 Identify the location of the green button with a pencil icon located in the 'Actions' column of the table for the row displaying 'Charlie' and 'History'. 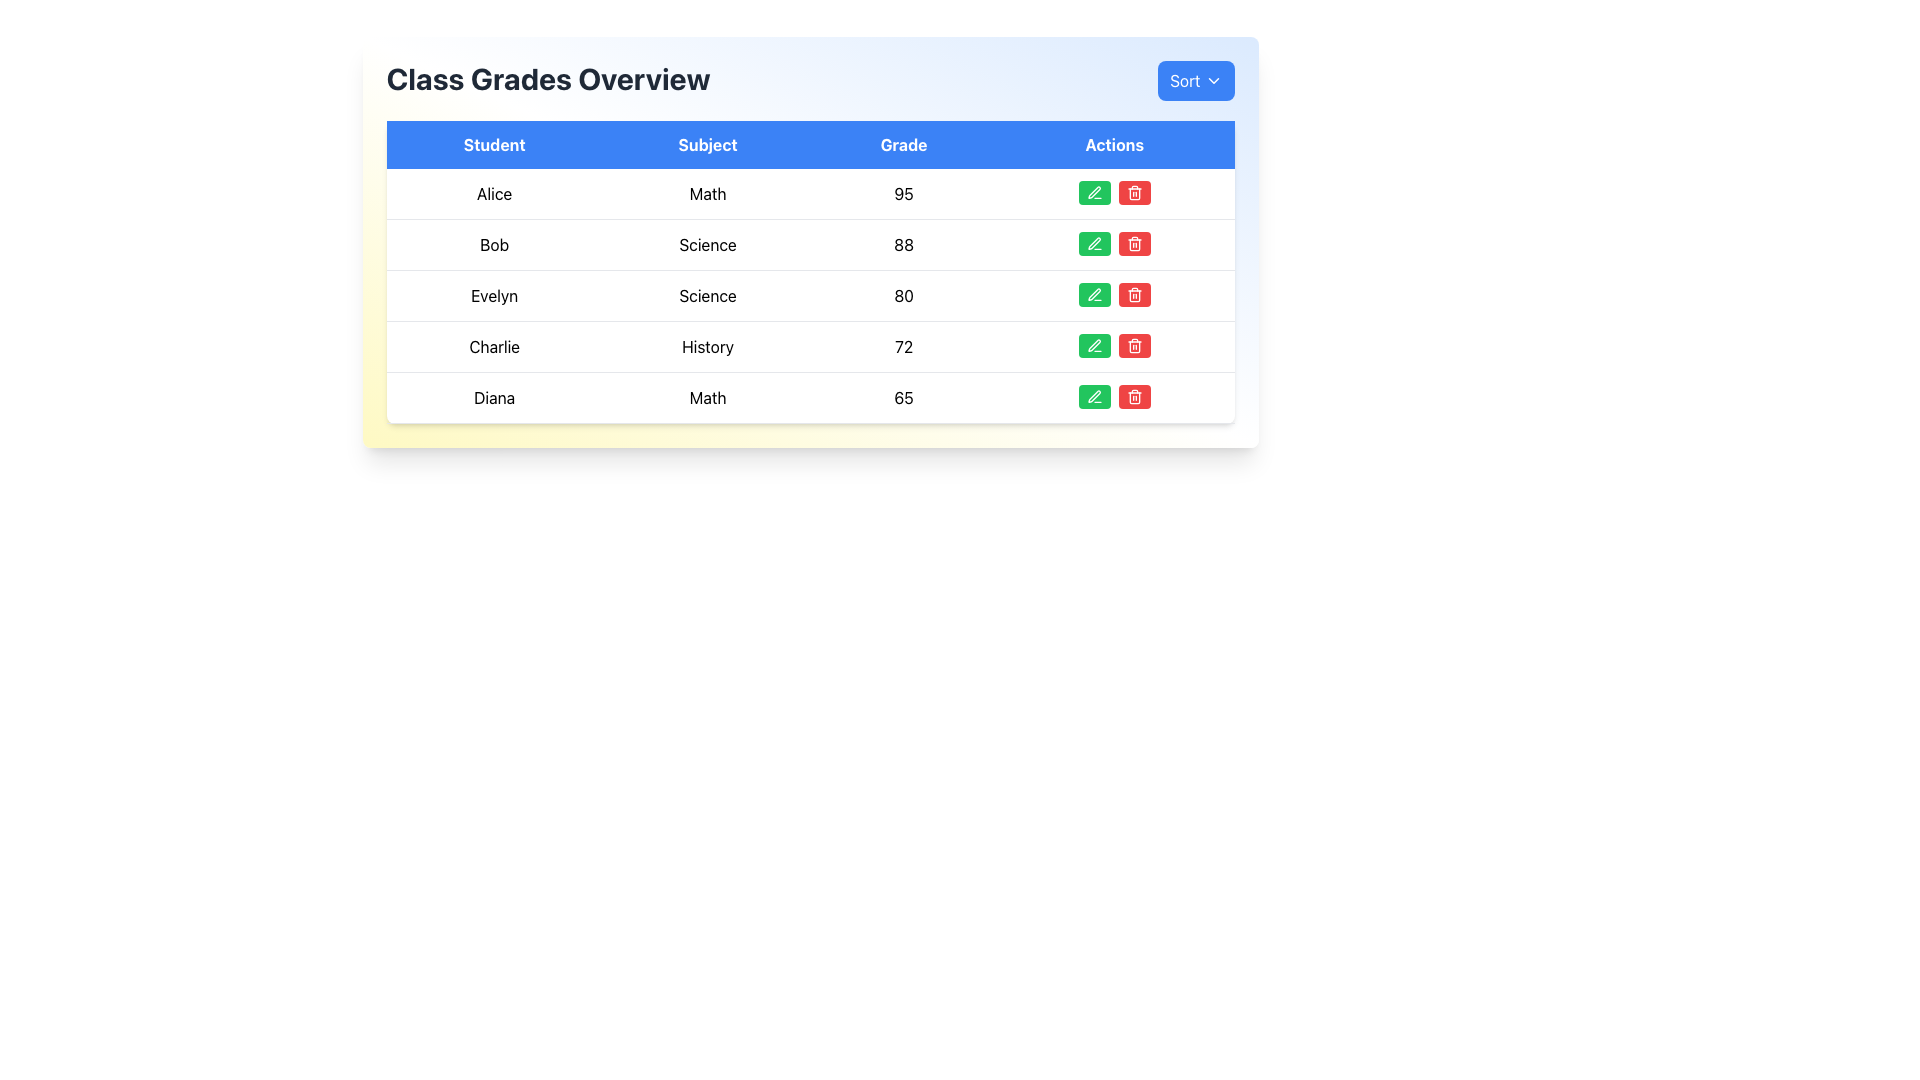
(1093, 345).